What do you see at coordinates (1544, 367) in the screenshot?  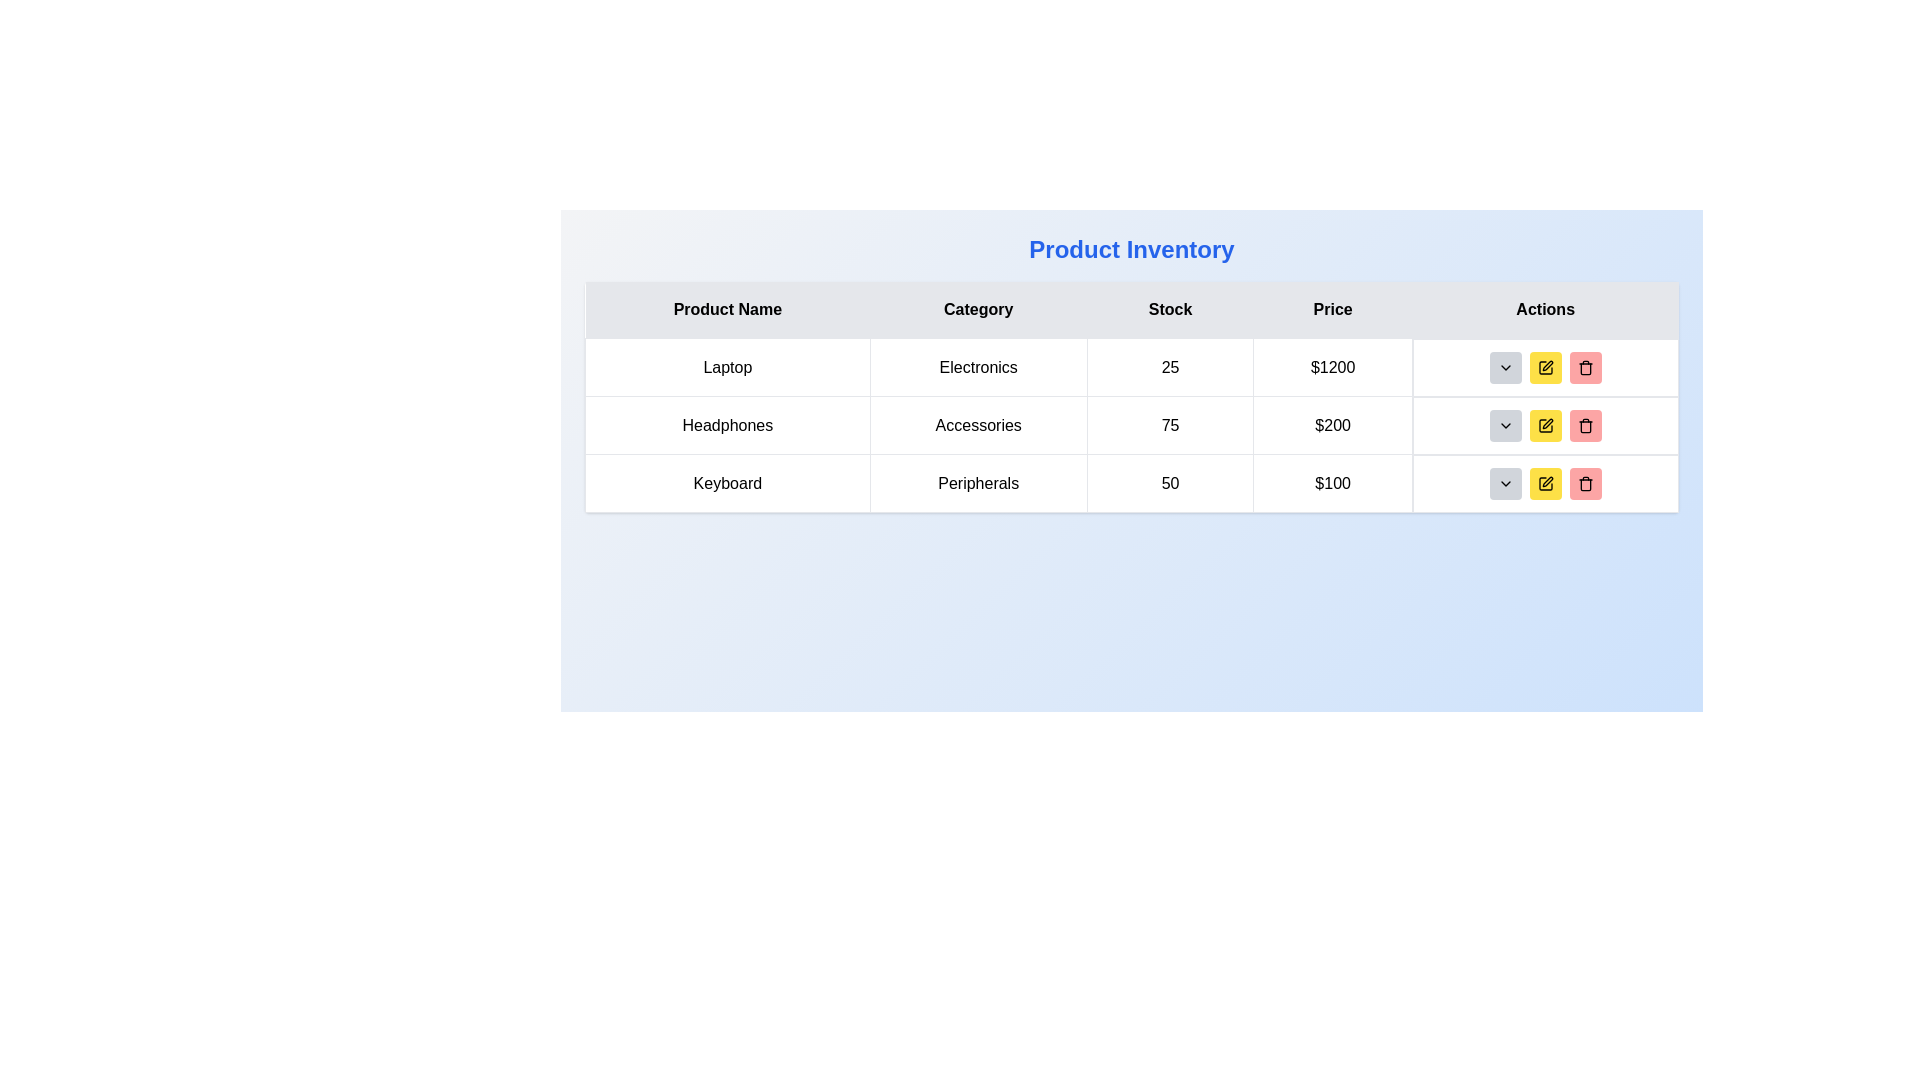 I see `the 'Edit' button for the 'Headphones' product in the Actions column of the table` at bounding box center [1544, 367].